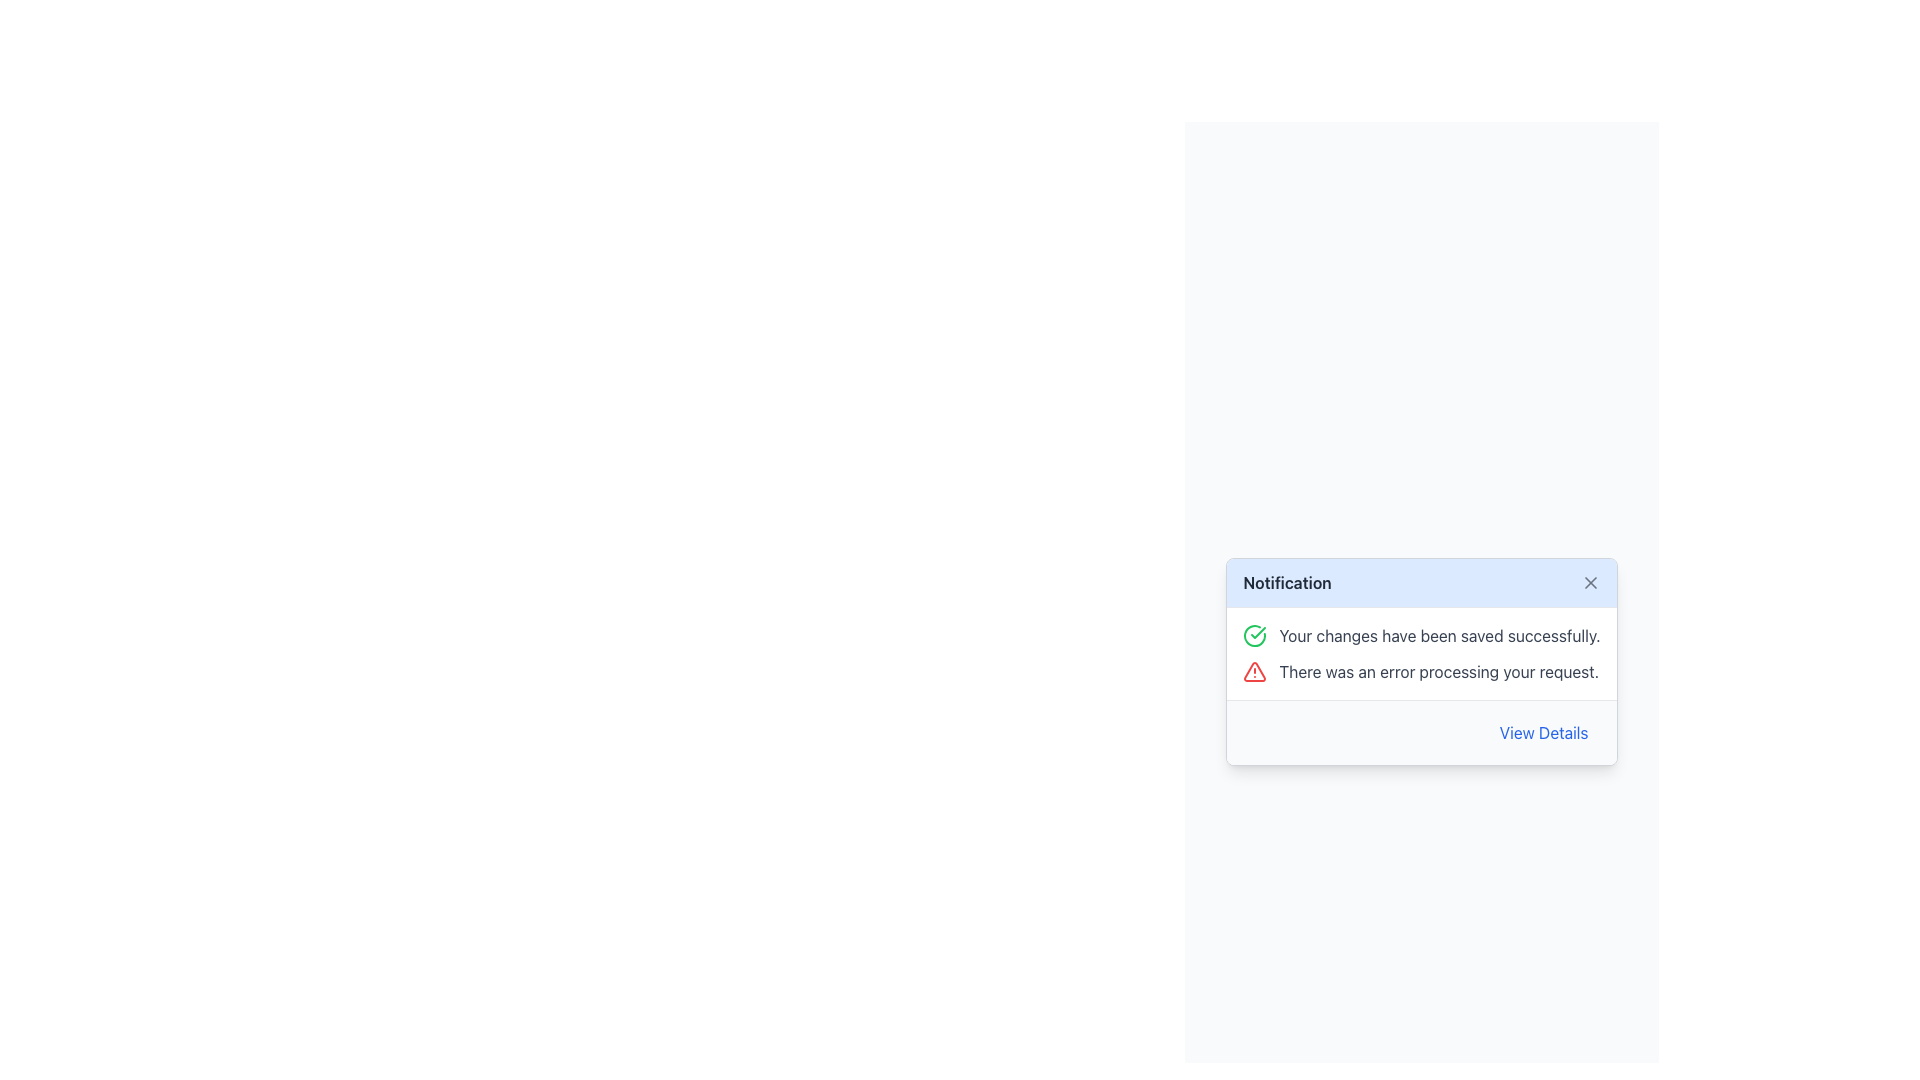 This screenshot has width=1920, height=1080. I want to click on the static text label located in the header section of the notification box, which serves as a title indicating its purpose or content type, so click(1287, 582).